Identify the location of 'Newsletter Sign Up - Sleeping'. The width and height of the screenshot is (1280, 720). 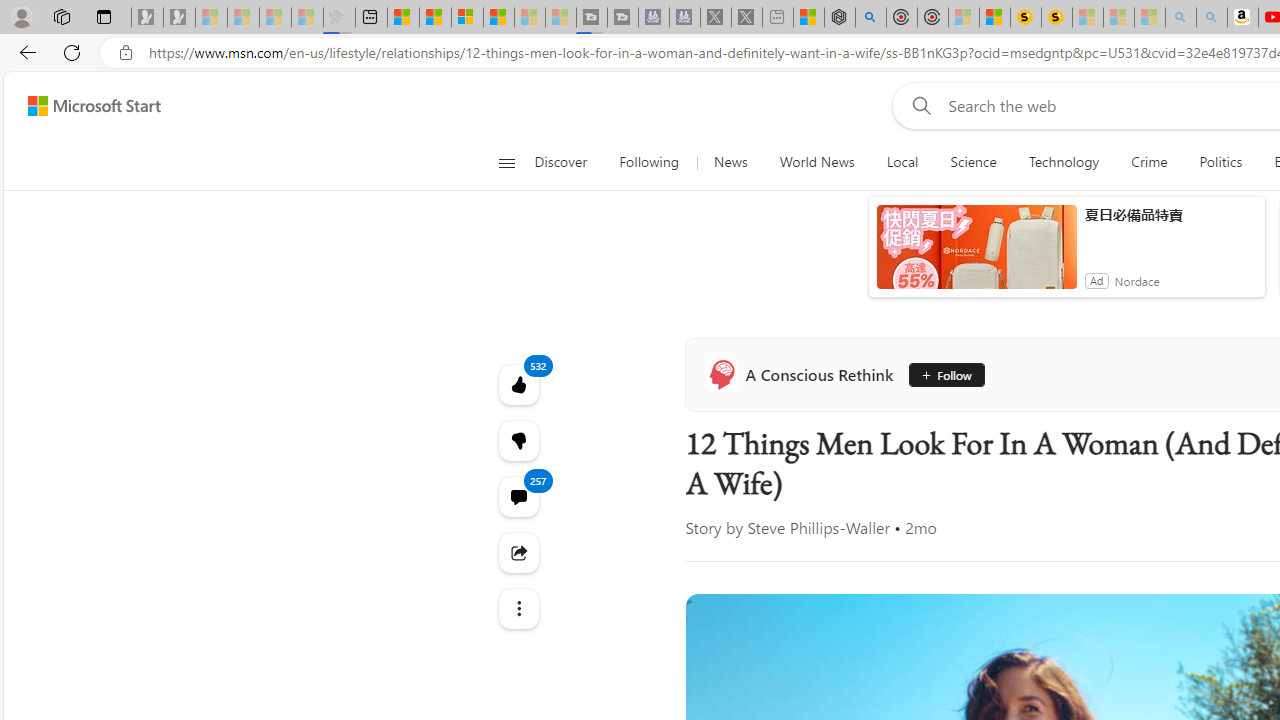
(179, 17).